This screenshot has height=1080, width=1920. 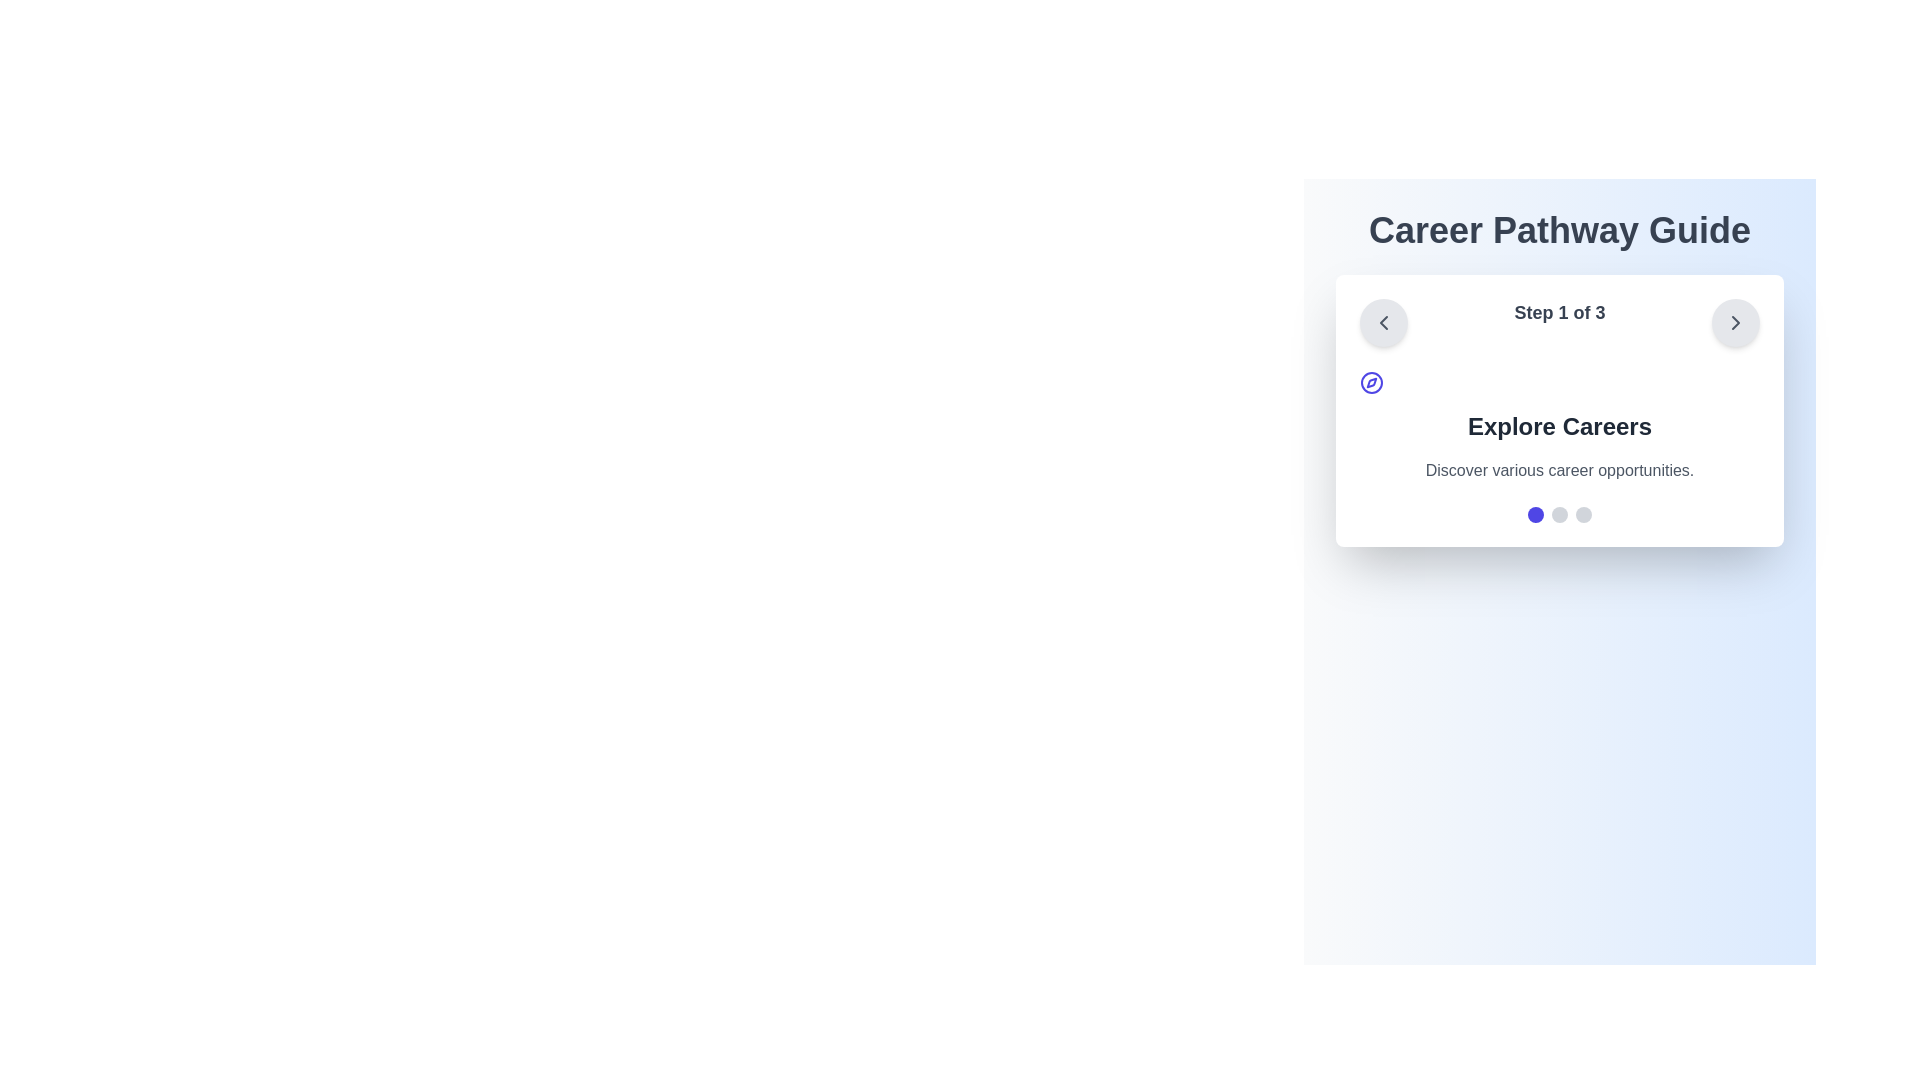 I want to click on the decorative vector graphic (circle) located in the upper-left corner of the 'Explore Careers' card, which serves as a compass-like visual enhancement, so click(x=1371, y=382).